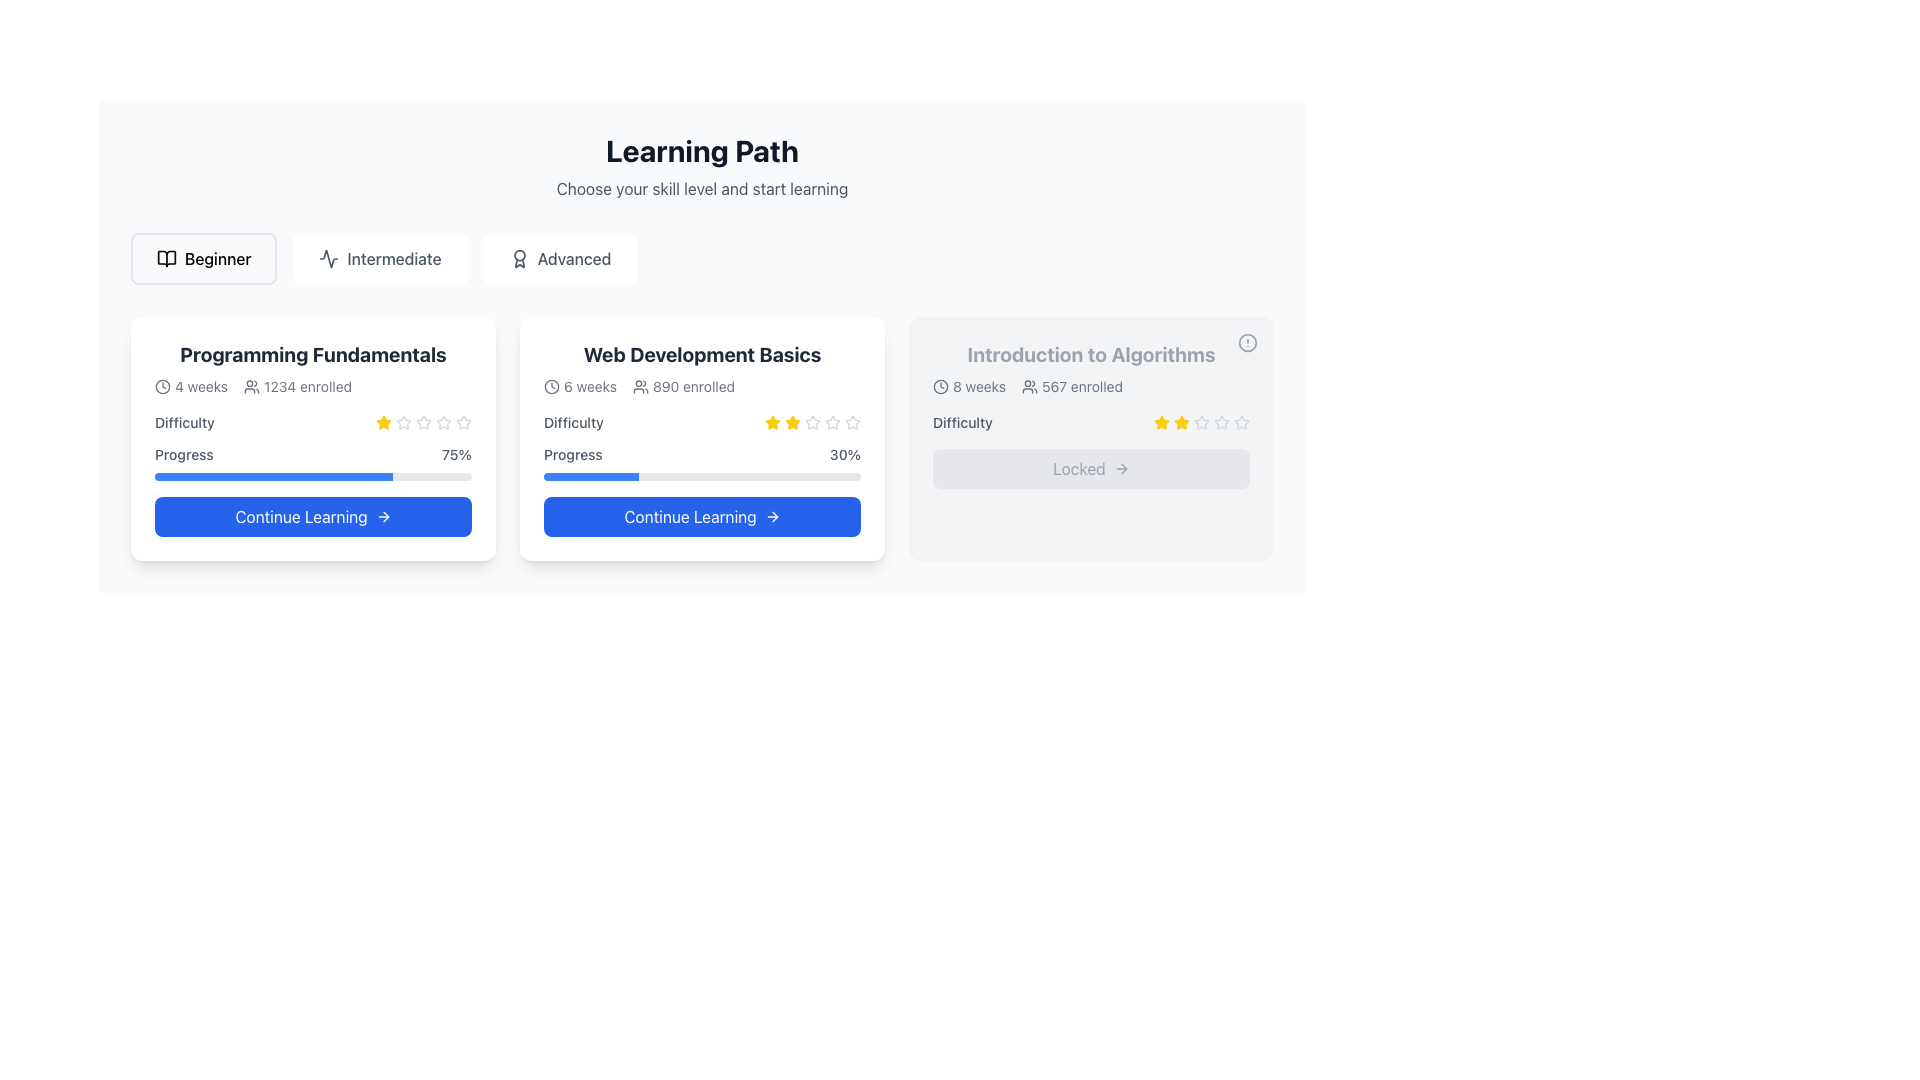 This screenshot has width=1920, height=1080. What do you see at coordinates (422, 422) in the screenshot?
I see `the third star in the rating system` at bounding box center [422, 422].